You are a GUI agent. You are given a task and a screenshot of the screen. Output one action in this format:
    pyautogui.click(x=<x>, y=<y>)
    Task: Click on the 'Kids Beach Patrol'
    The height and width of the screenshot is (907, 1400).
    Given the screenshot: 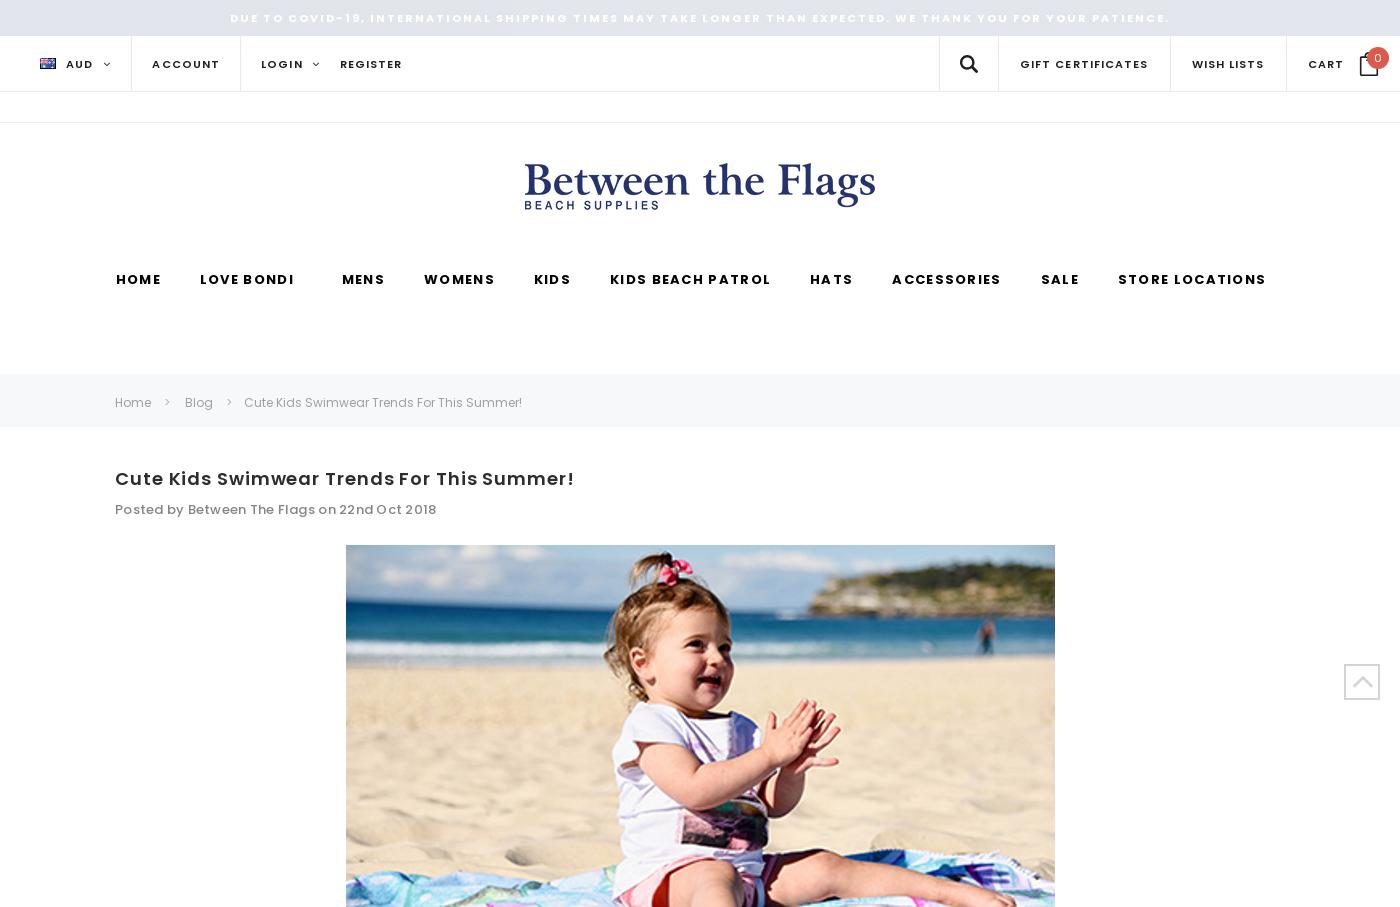 What is the action you would take?
    pyautogui.click(x=690, y=278)
    